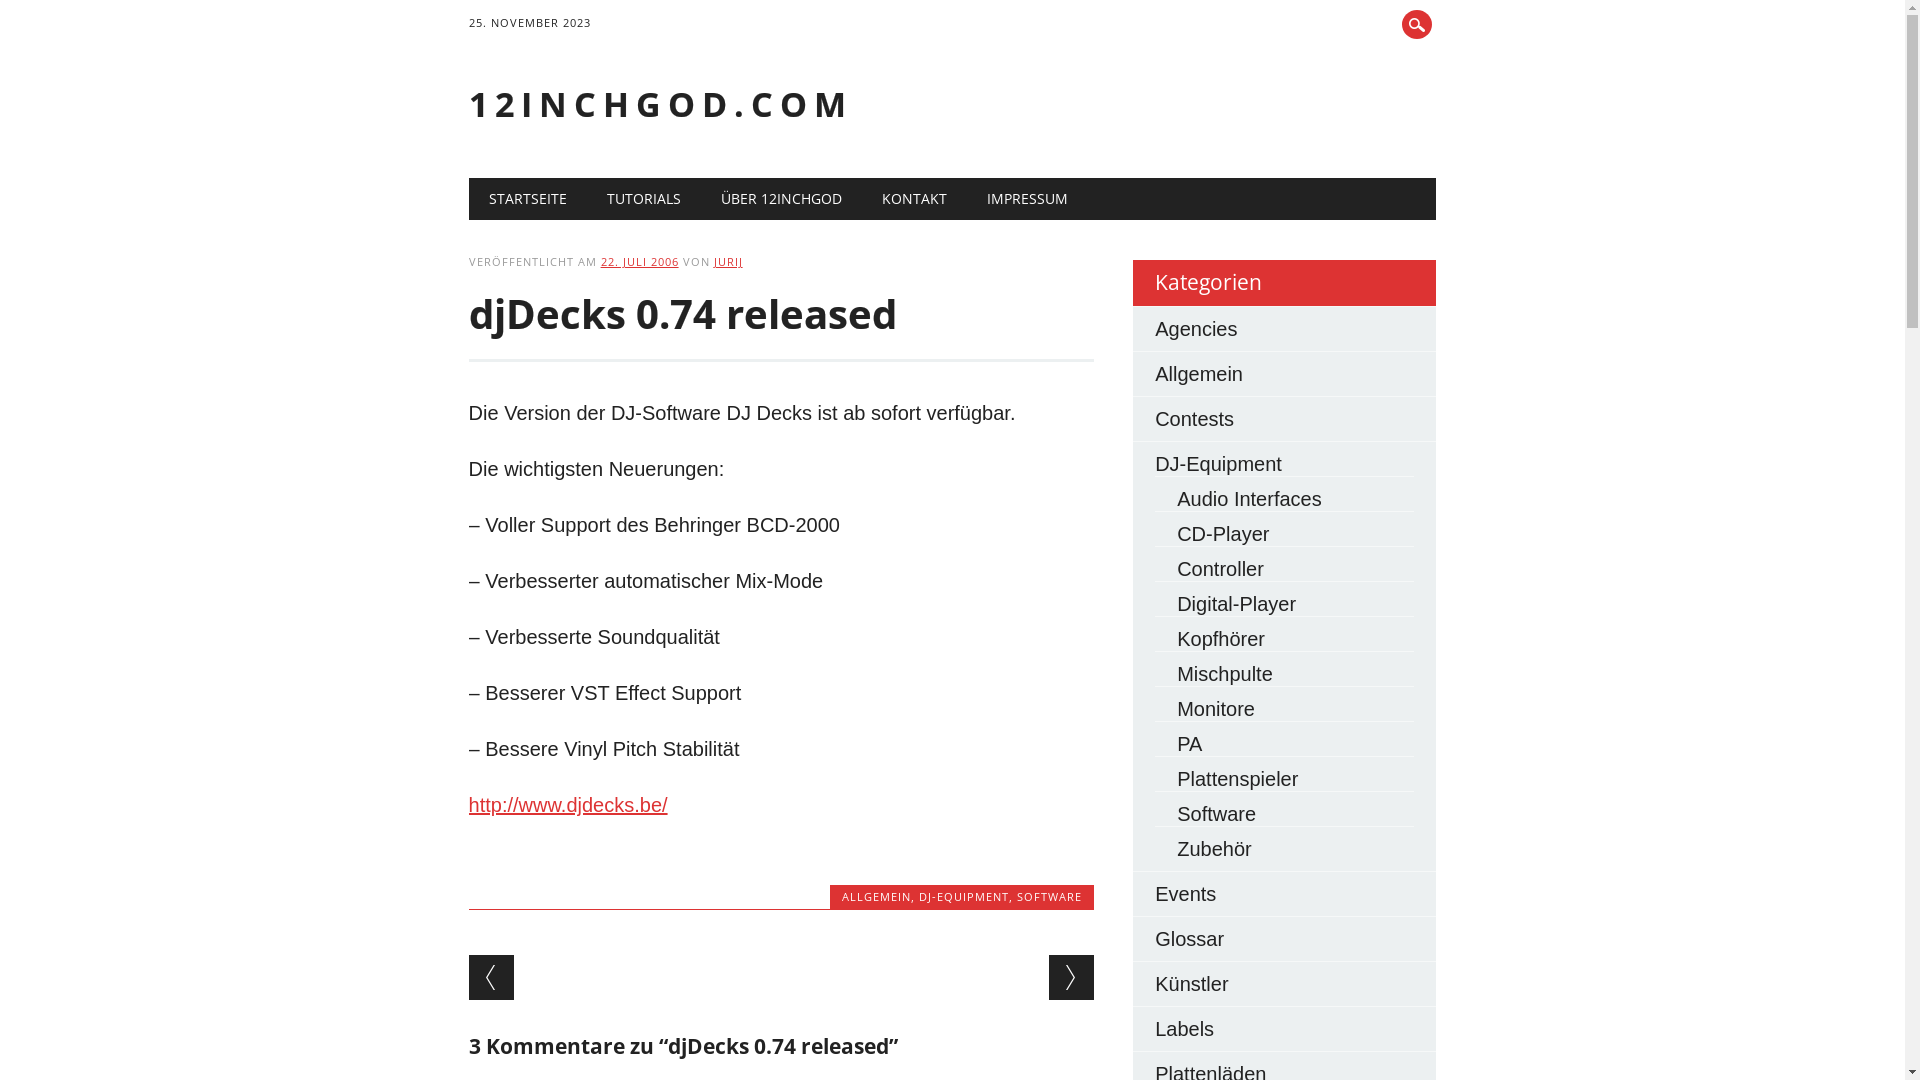 The height and width of the screenshot is (1080, 1920). What do you see at coordinates (1248, 497) in the screenshot?
I see `'Audio Interfaces'` at bounding box center [1248, 497].